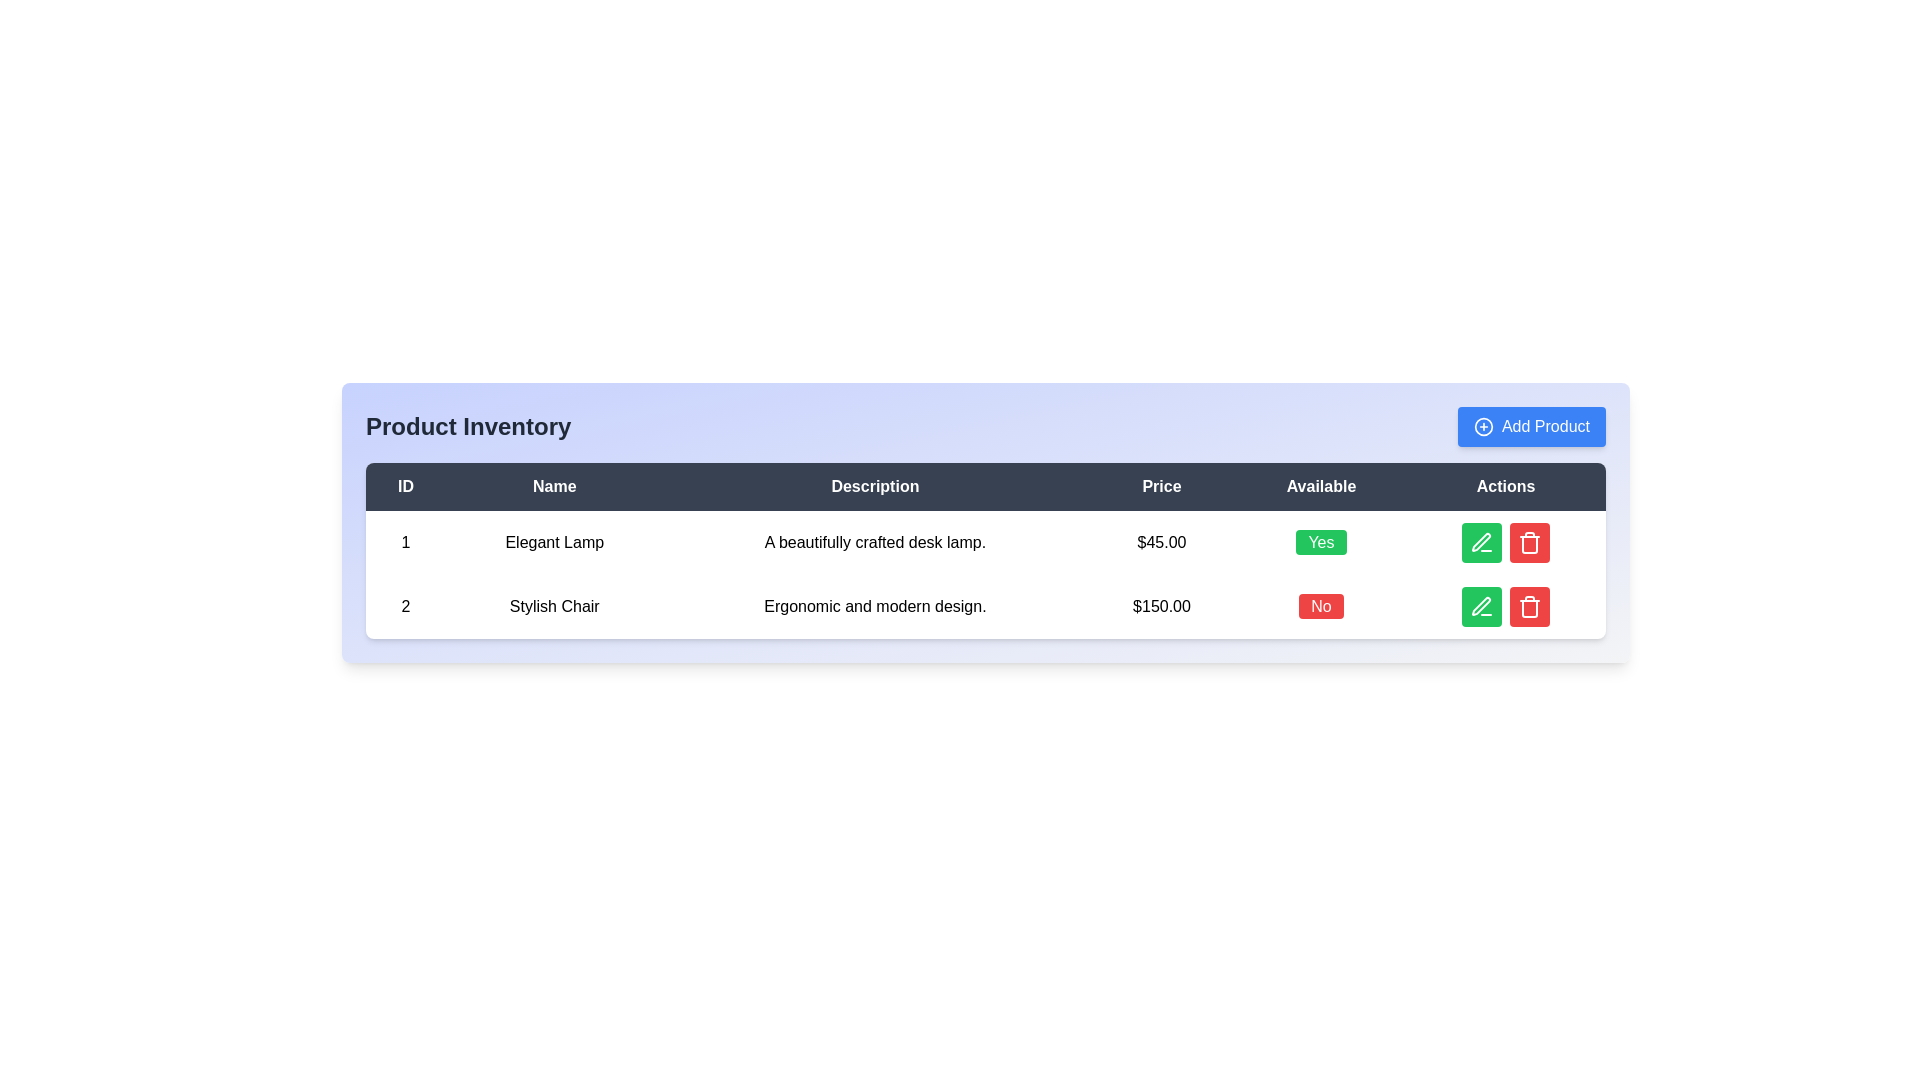 The width and height of the screenshot is (1920, 1080). What do you see at coordinates (875, 543) in the screenshot?
I see `text block that provides a detailed description of the product 'Elegant Lamp', located in the third column of the first row of the product inventory table` at bounding box center [875, 543].